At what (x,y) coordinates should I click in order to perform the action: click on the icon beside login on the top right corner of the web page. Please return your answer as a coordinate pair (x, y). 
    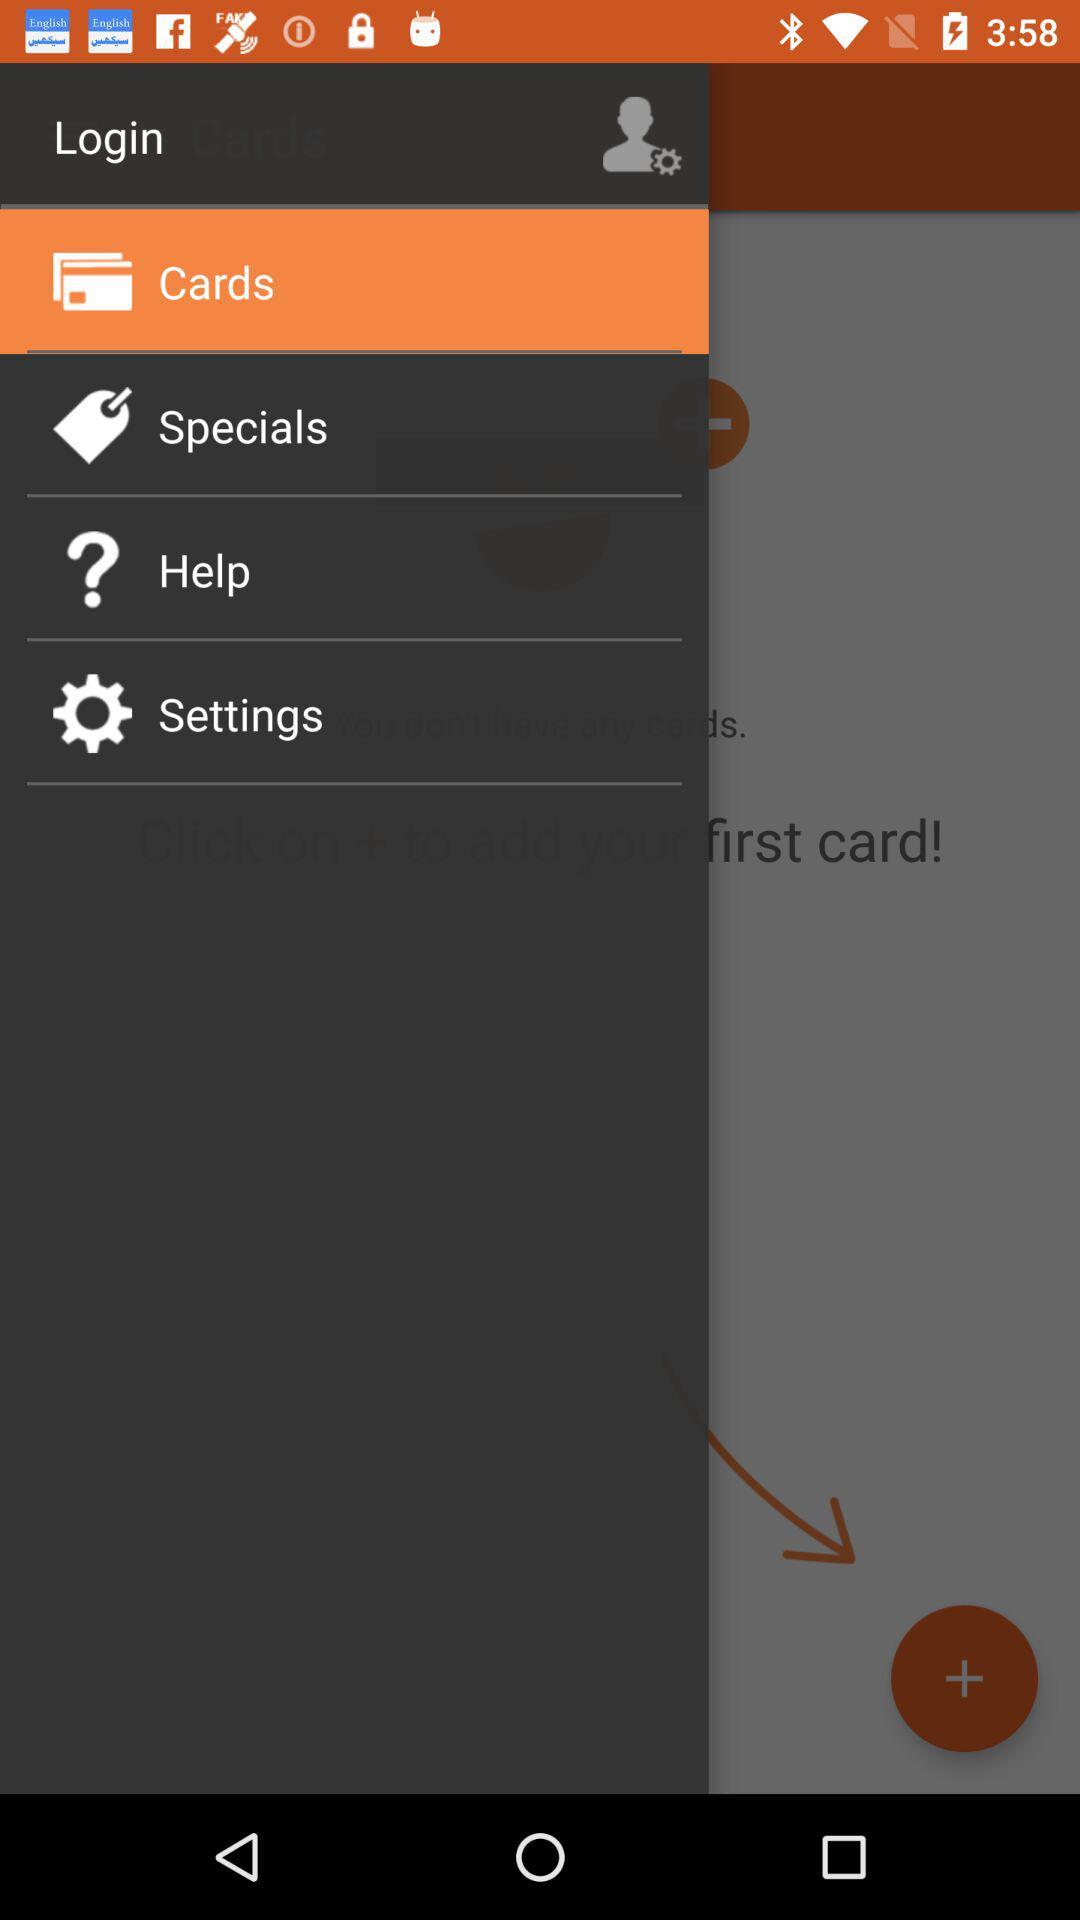
    Looking at the image, I should click on (642, 135).